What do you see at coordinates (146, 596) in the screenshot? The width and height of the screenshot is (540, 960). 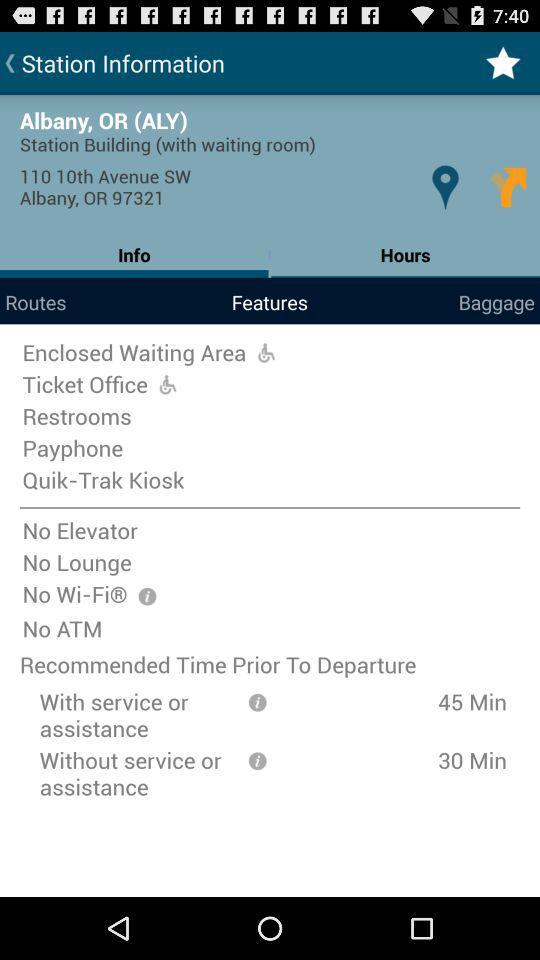 I see `shows infomation about amenities` at bounding box center [146, 596].